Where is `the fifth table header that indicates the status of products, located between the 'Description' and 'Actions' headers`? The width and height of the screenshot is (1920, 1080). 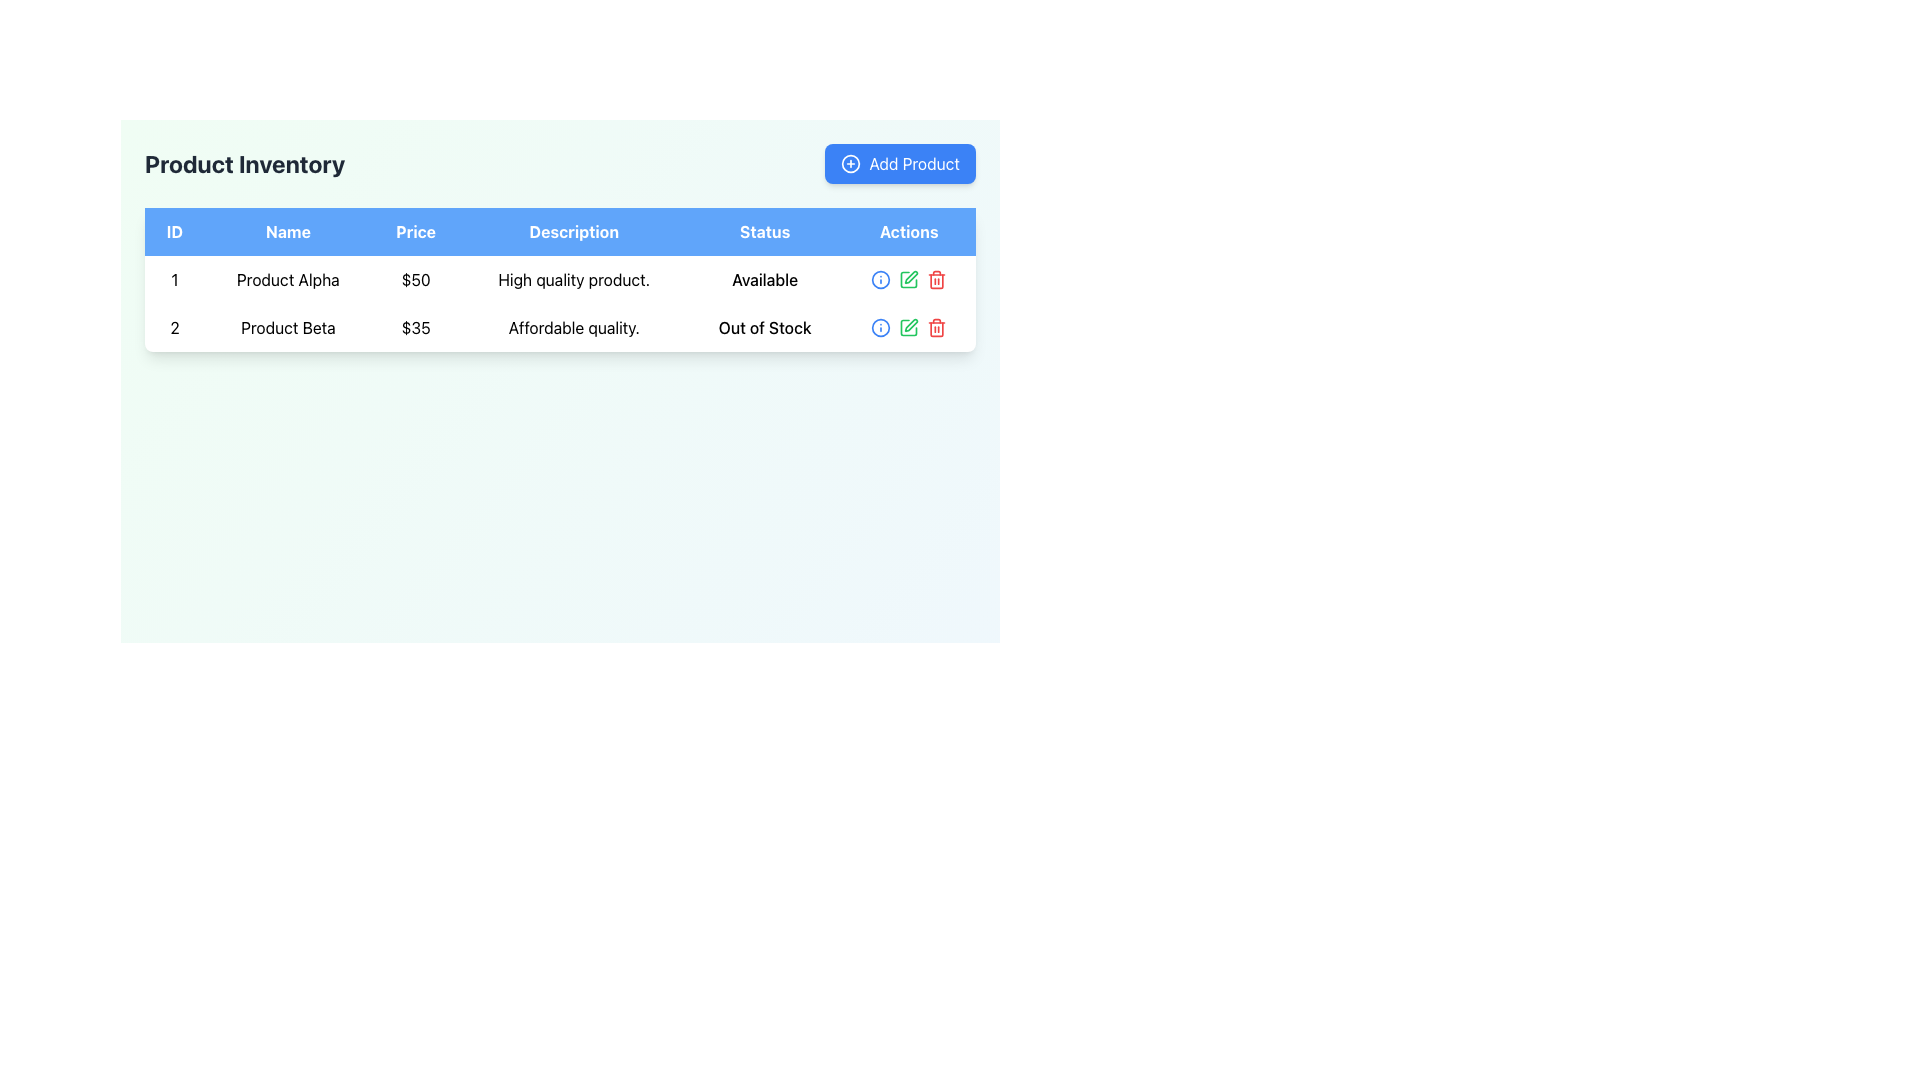 the fifth table header that indicates the status of products, located between the 'Description' and 'Actions' headers is located at coordinates (764, 230).